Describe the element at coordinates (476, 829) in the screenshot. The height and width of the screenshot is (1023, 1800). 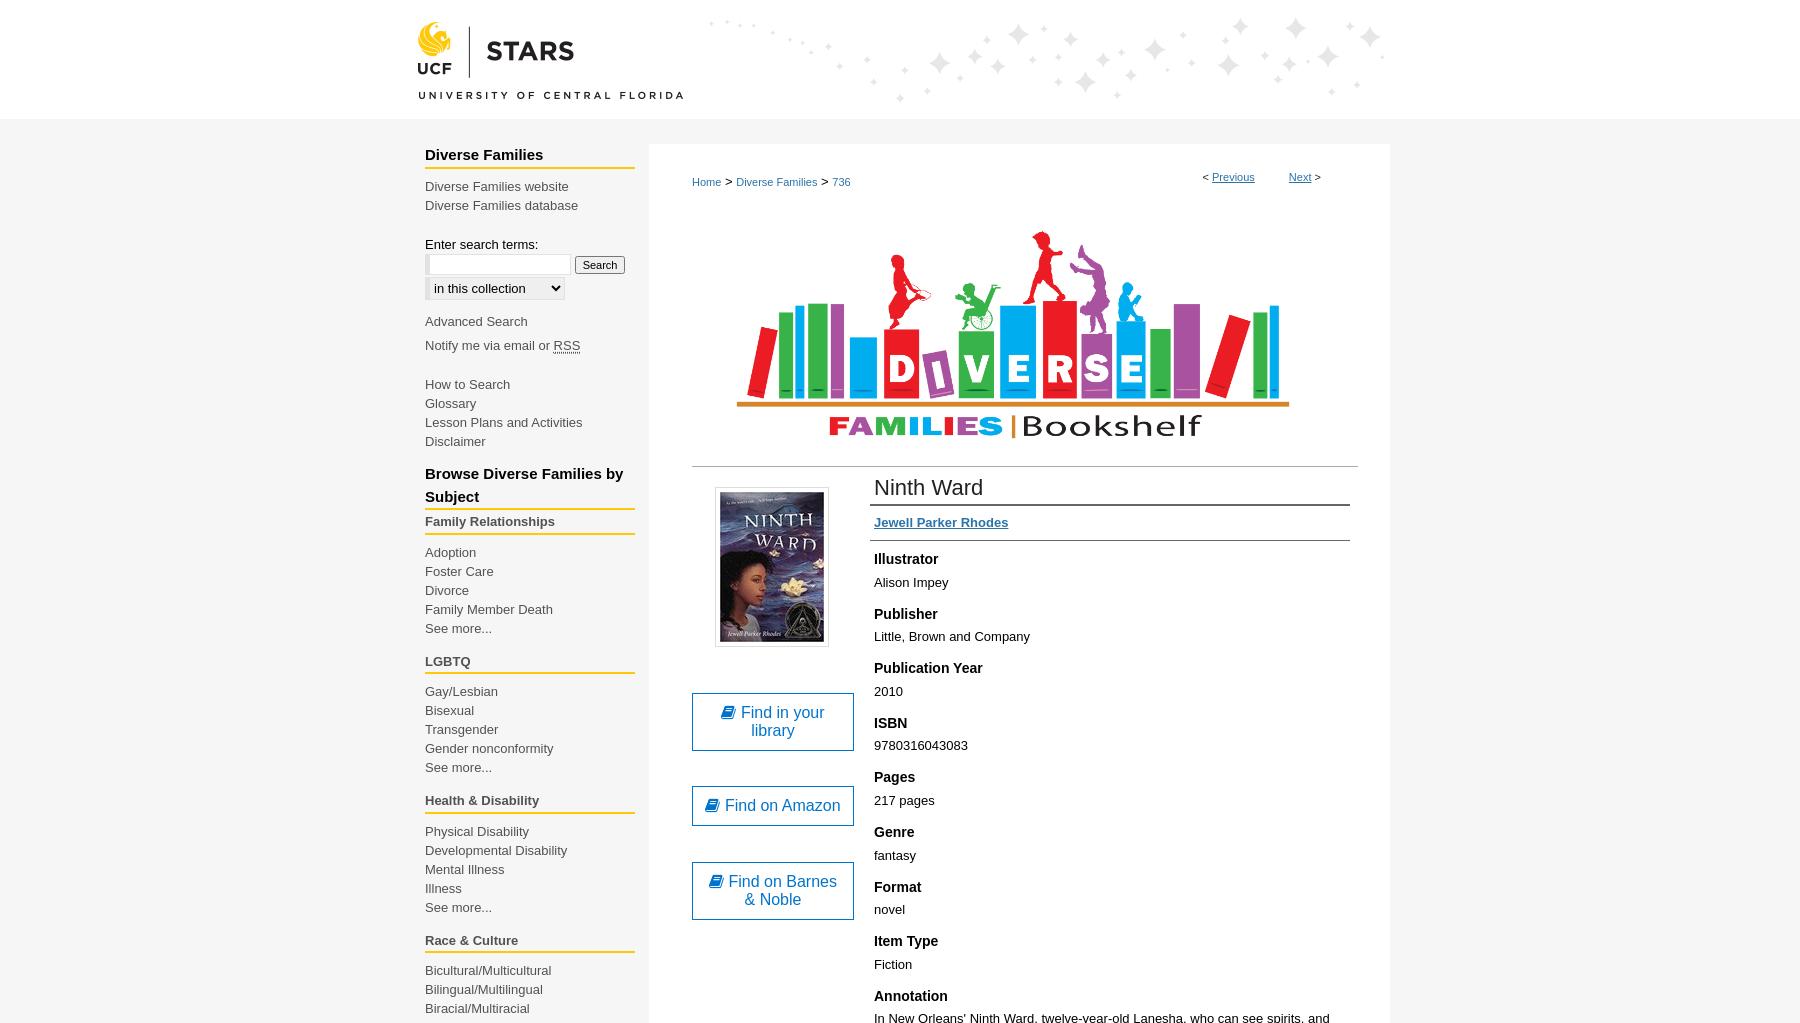
I see `'Physical Disability'` at that location.